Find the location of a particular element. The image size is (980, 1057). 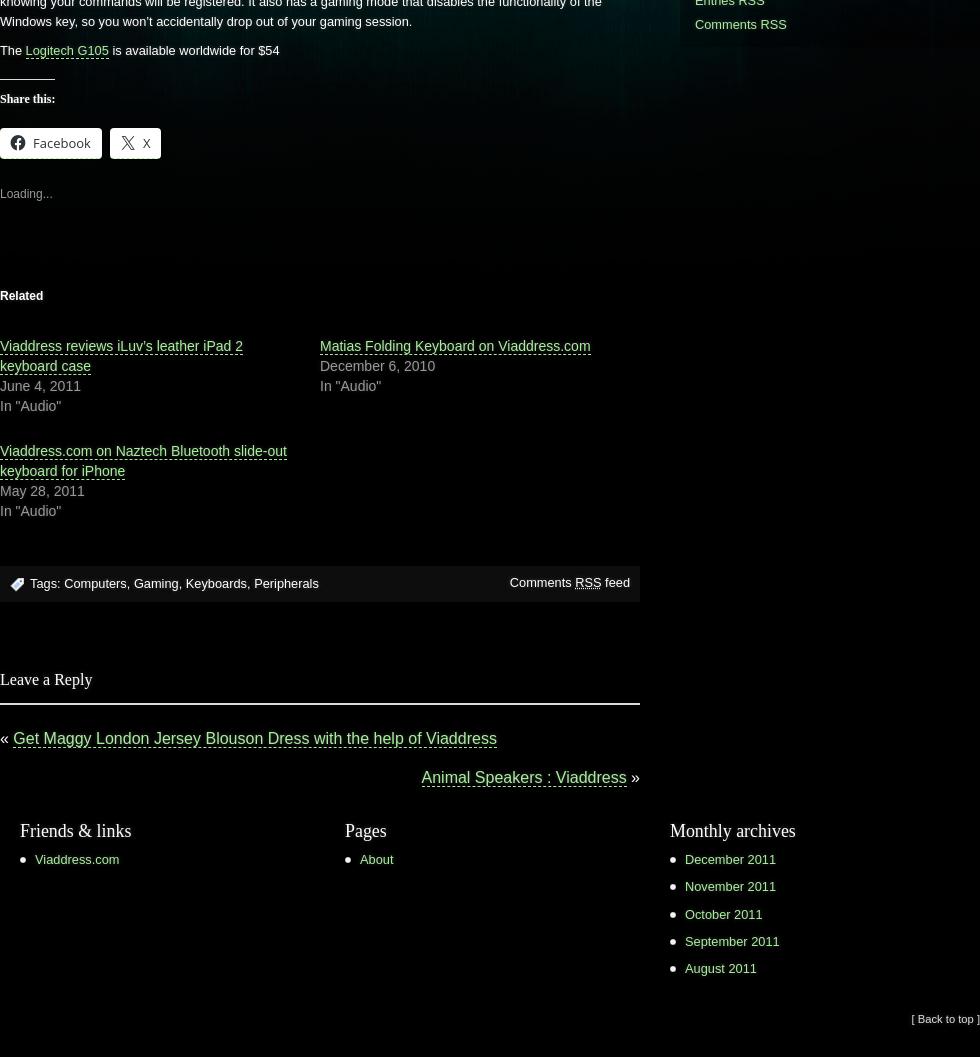

'Facebook' is located at coordinates (61, 140).